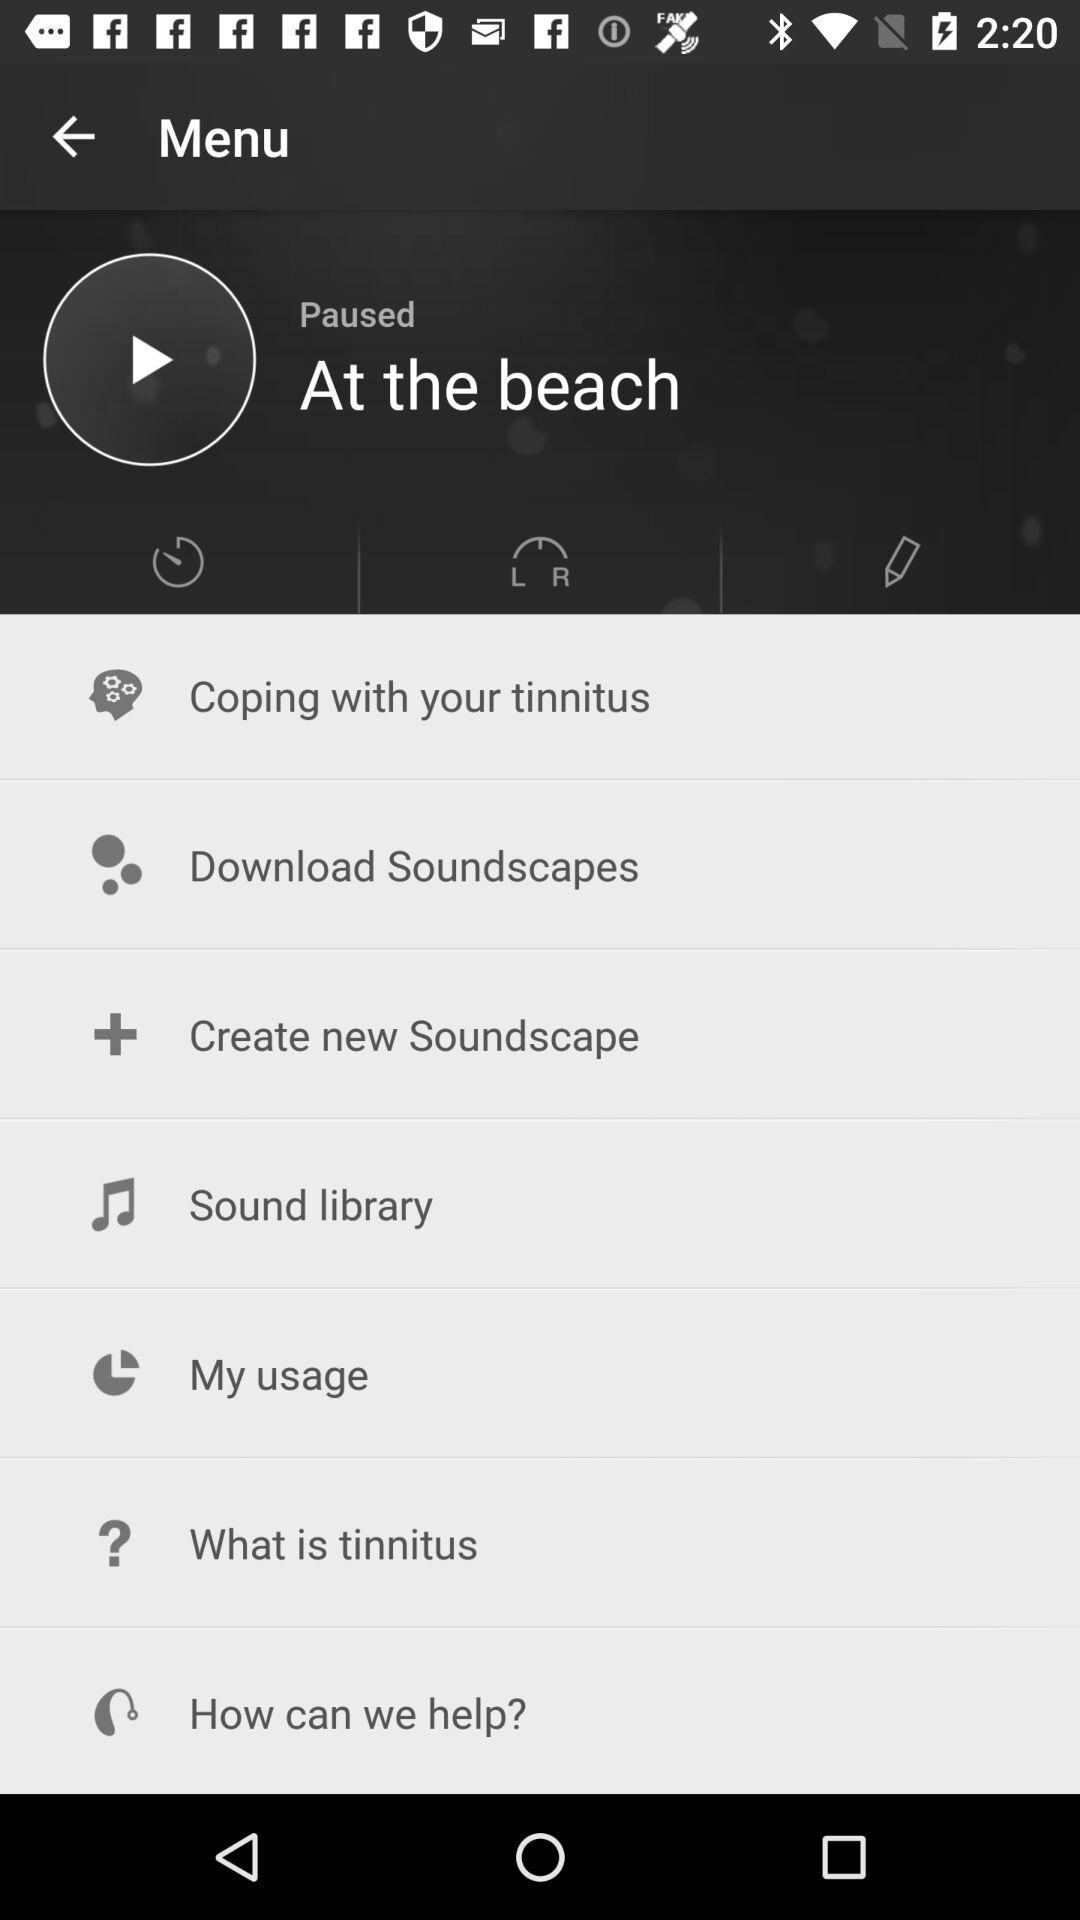 This screenshot has width=1080, height=1920. Describe the element at coordinates (176, 560) in the screenshot. I see `open menu` at that location.